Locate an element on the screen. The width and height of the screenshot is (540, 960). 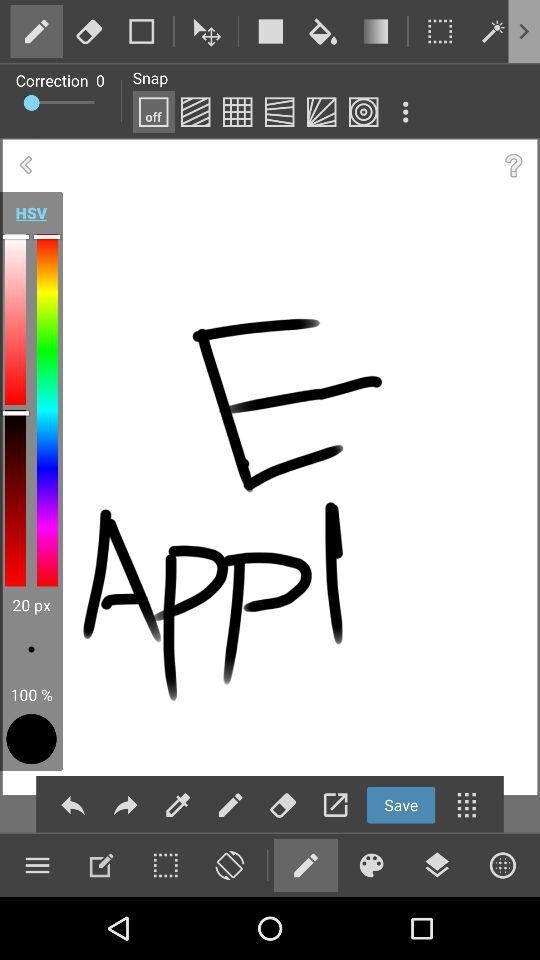
edit is located at coordinates (491, 30).